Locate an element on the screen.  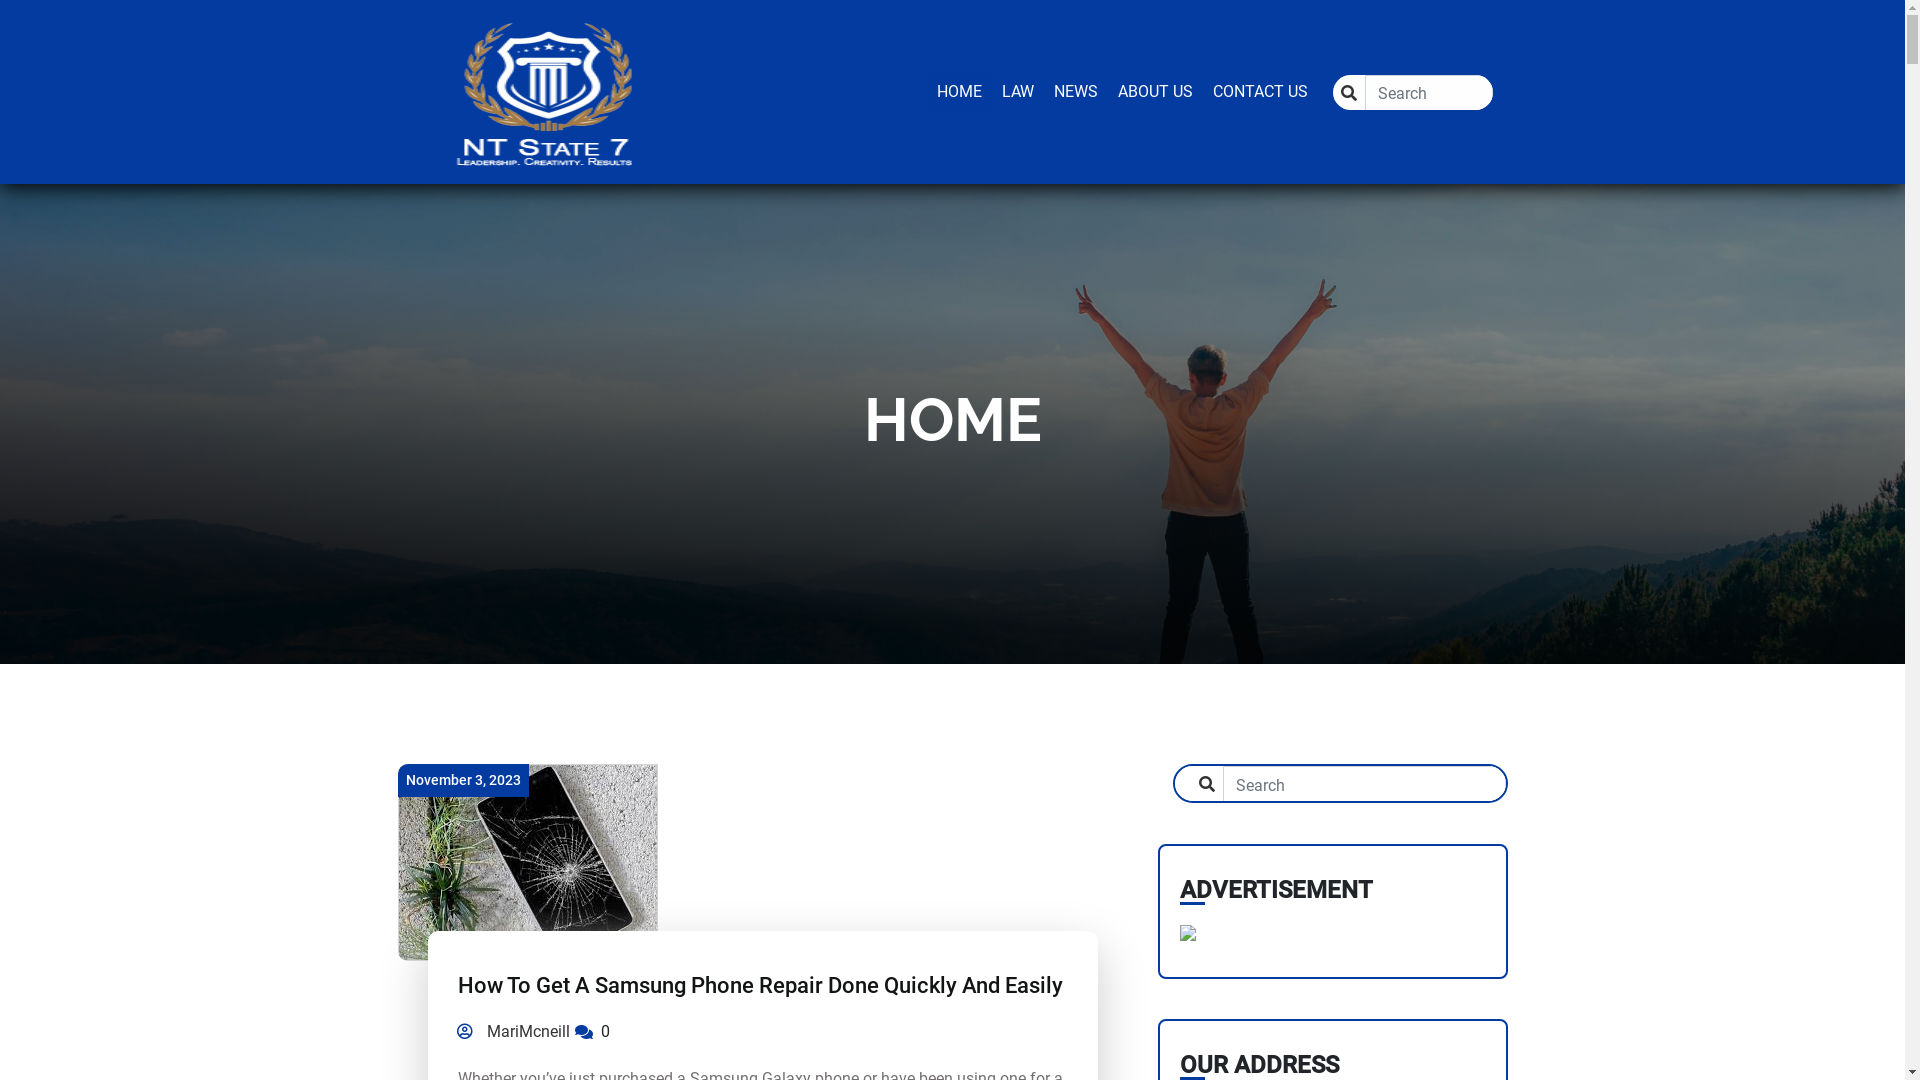
'MariMcneill' is located at coordinates (450, 1032).